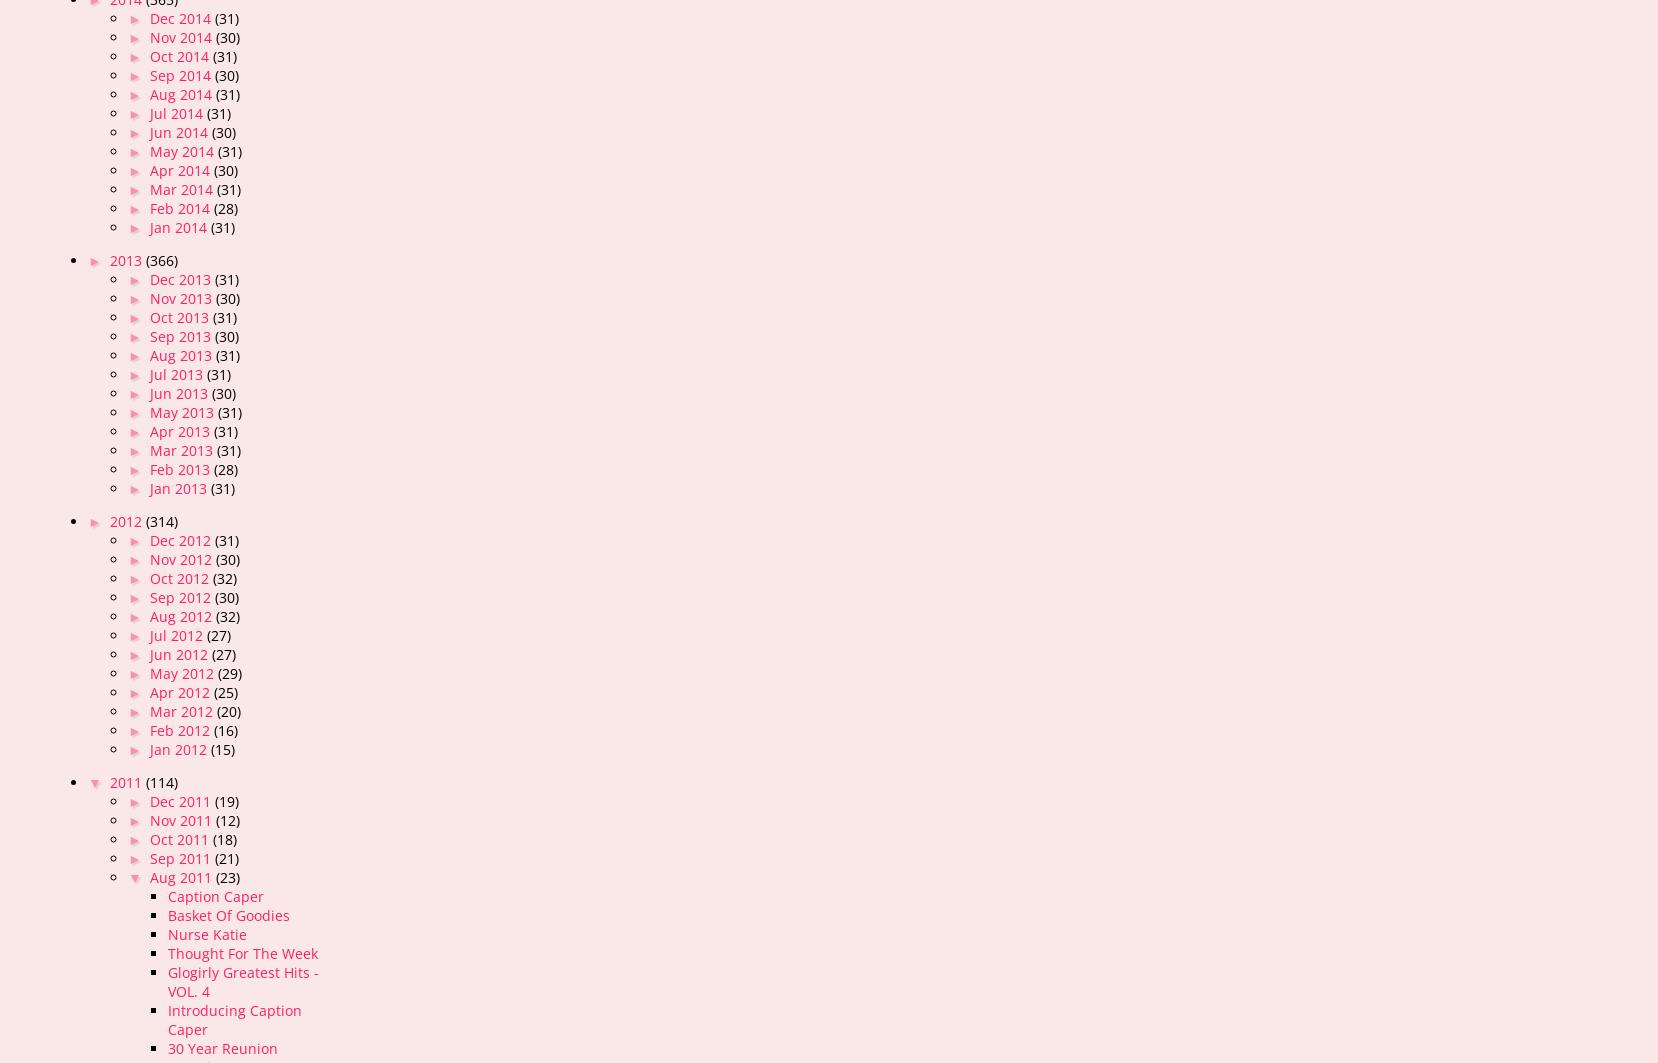  Describe the element at coordinates (182, 298) in the screenshot. I see `'Nov 2013'` at that location.